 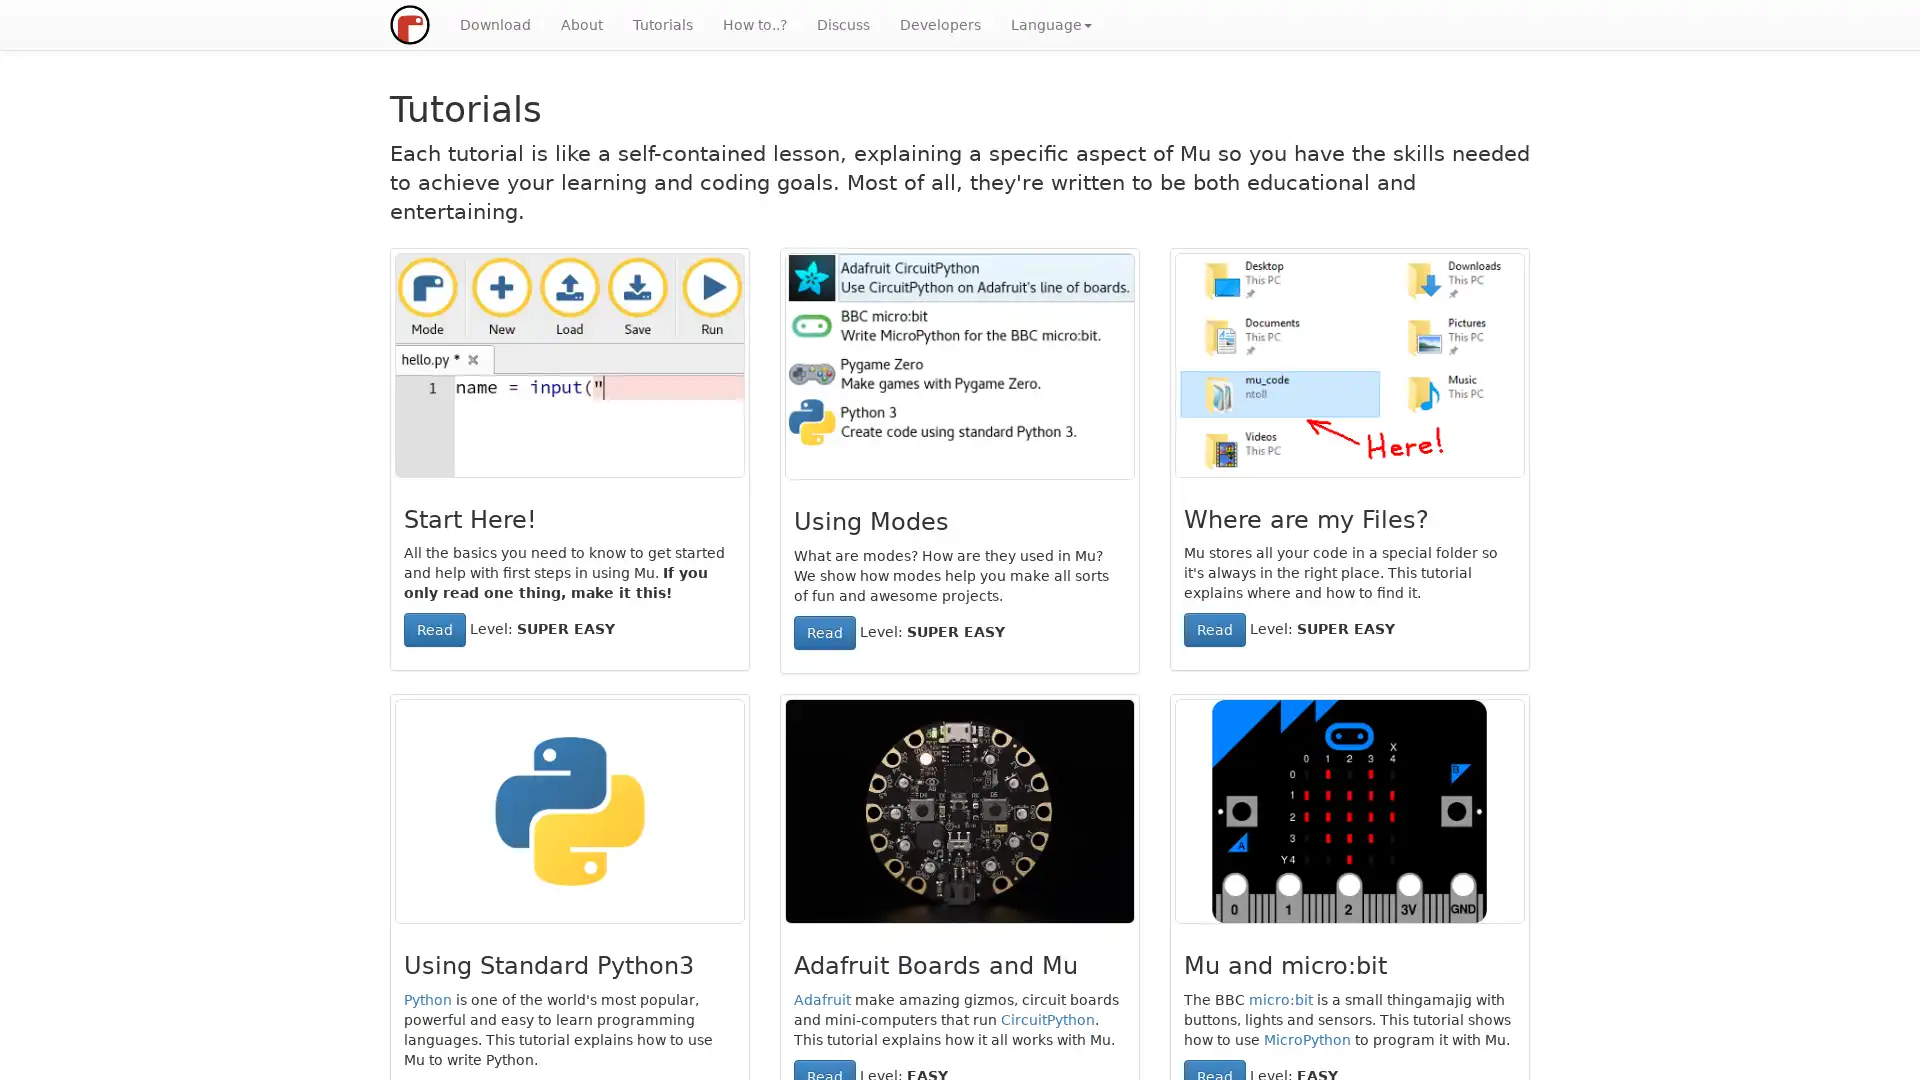 What do you see at coordinates (1213, 628) in the screenshot?
I see `Read` at bounding box center [1213, 628].